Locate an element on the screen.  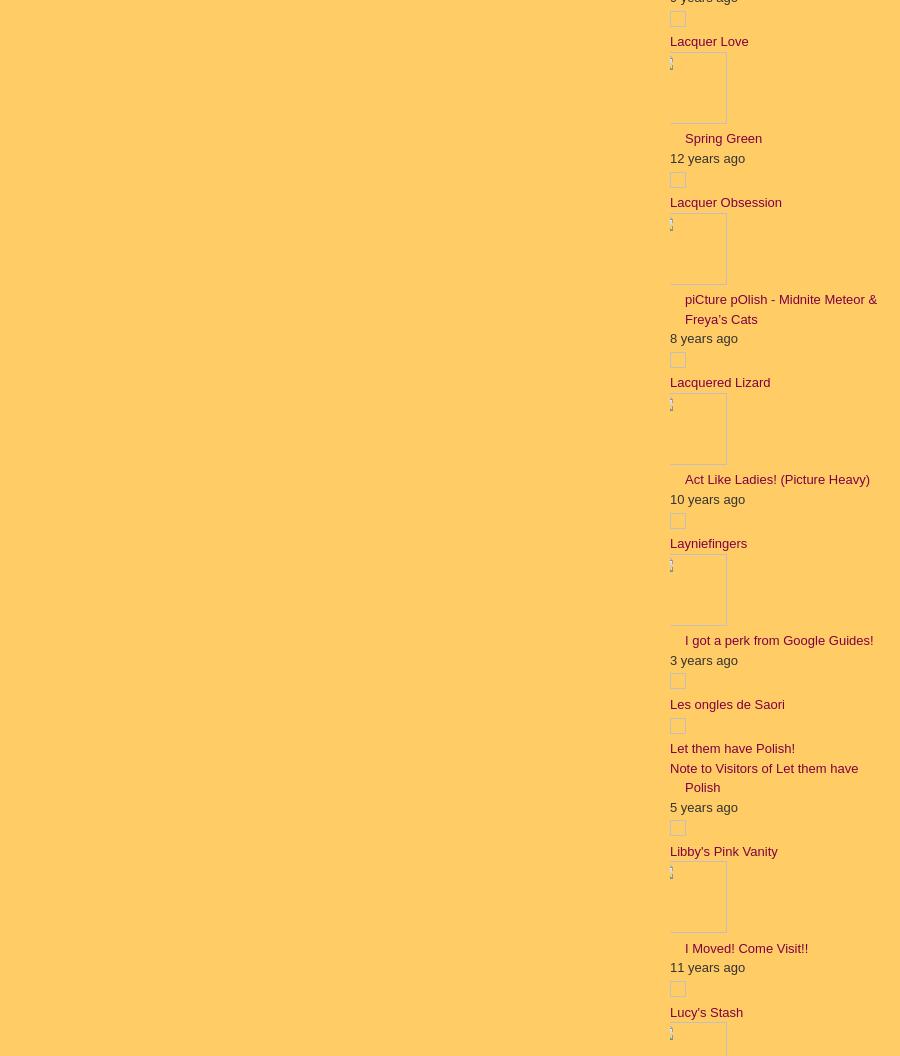
'Act Like Ladies! (Picture Heavy)' is located at coordinates (775, 478).